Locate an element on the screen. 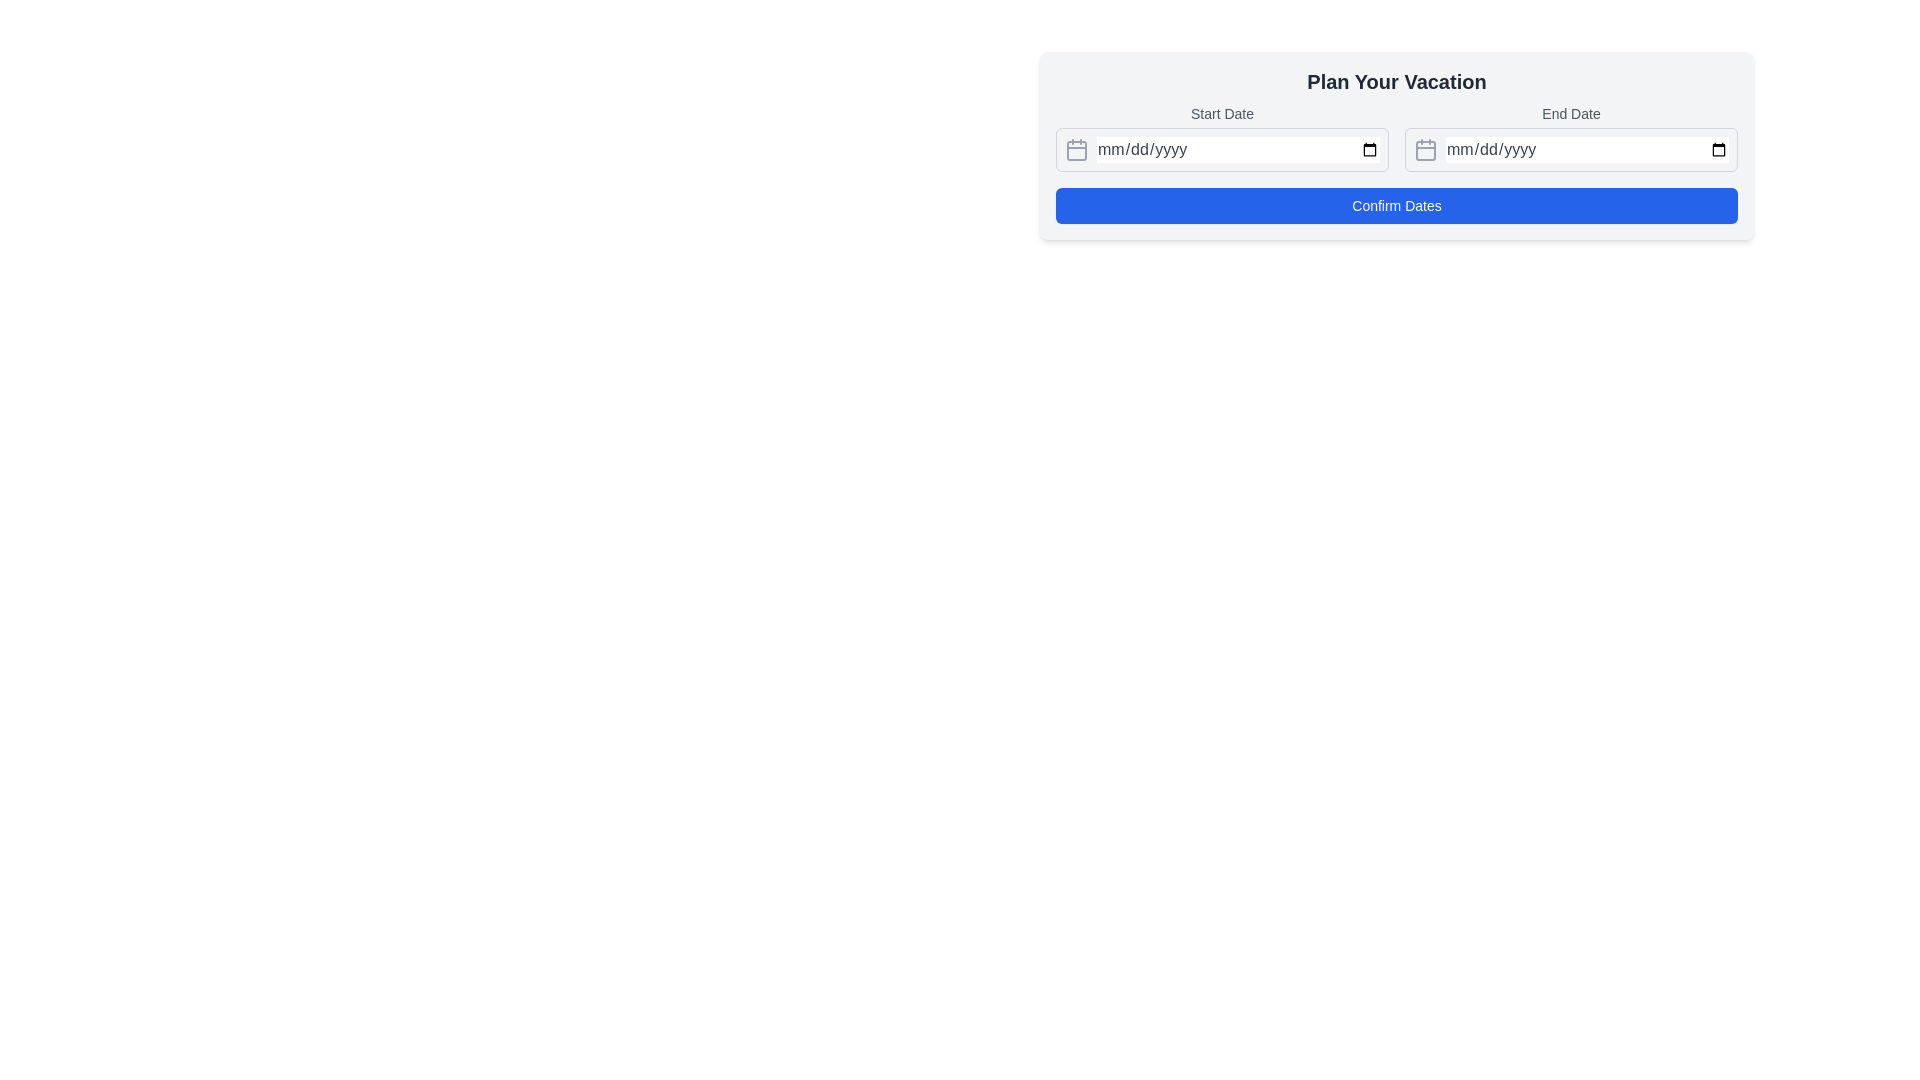 The height and width of the screenshot is (1080, 1920). the Date input field labeled 'End Date' which has a calendar icon and placeholder text 'mm/dd/yyyy' by clicking on it to prepare for keyboard input is located at coordinates (1570, 149).